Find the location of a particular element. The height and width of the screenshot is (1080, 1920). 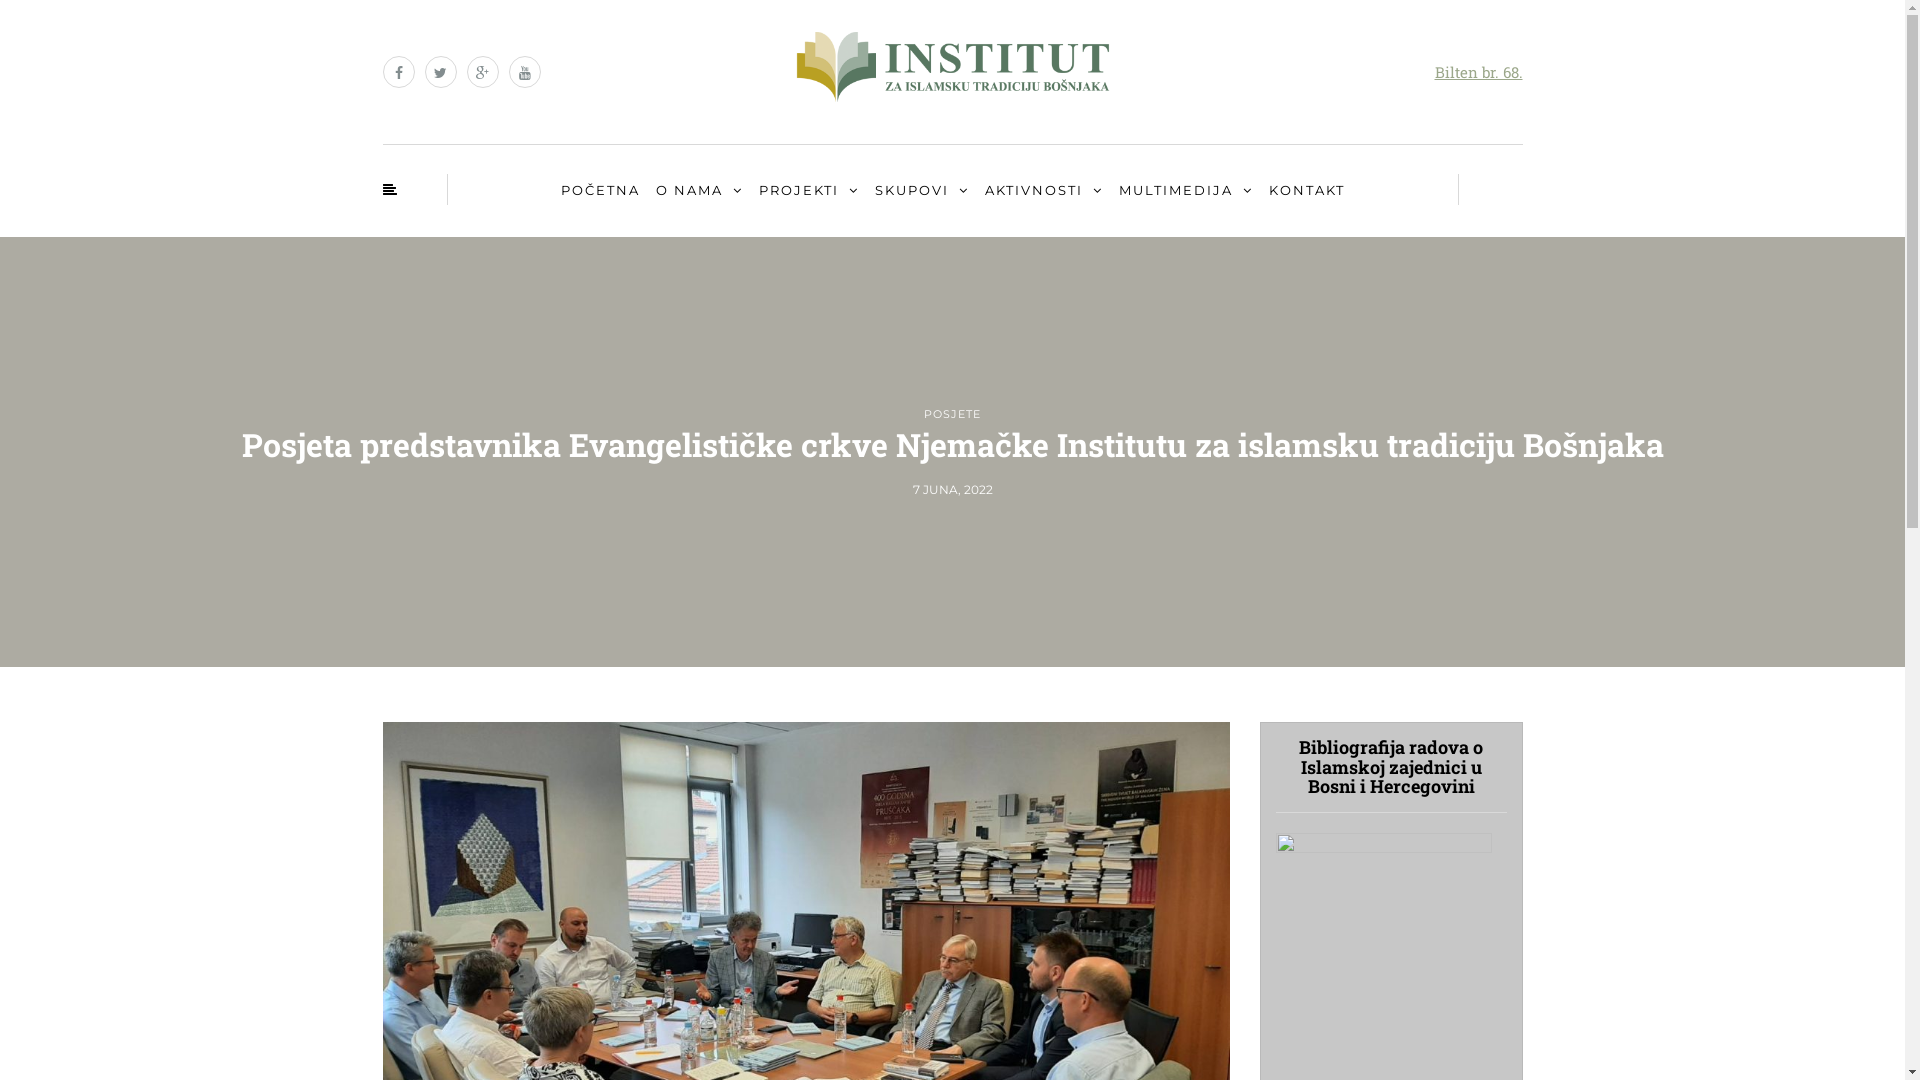

'SKUPOVI' is located at coordinates (869, 191).